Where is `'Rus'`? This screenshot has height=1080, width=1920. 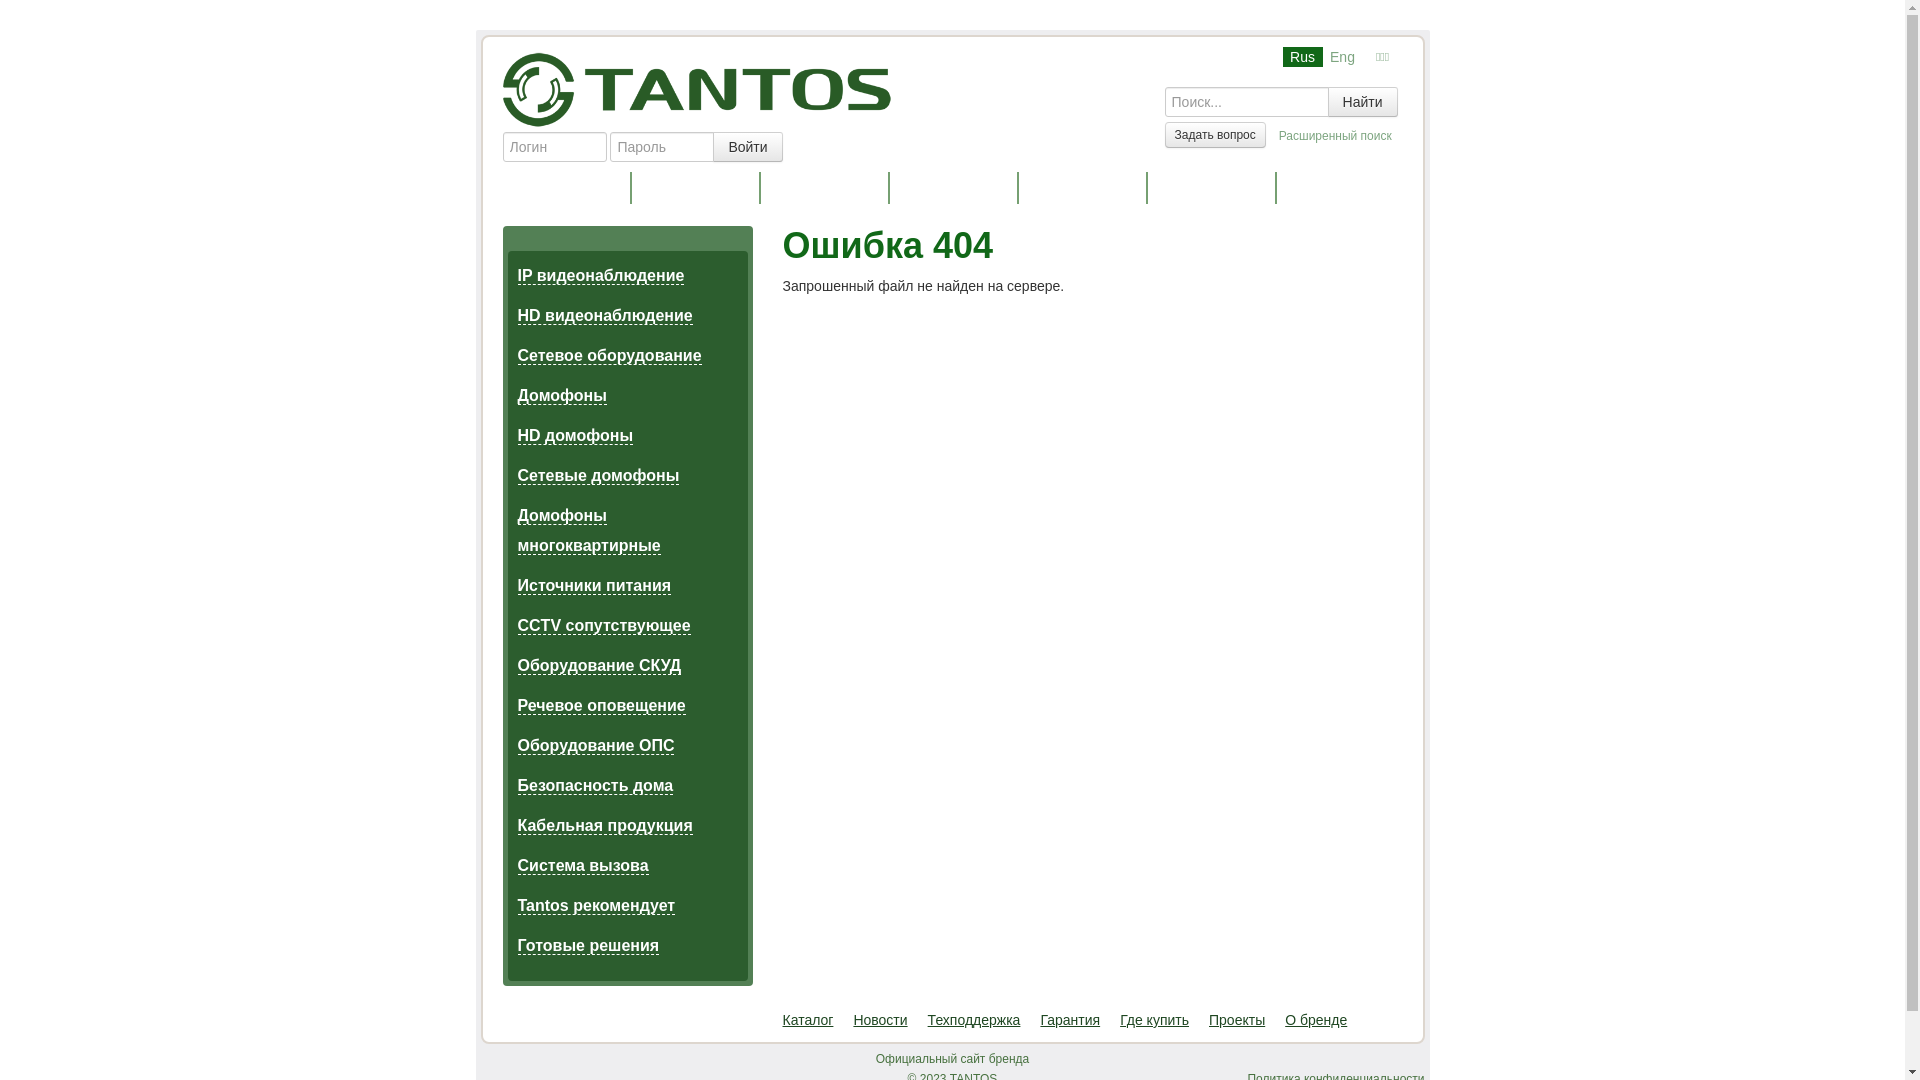 'Rus' is located at coordinates (1302, 56).